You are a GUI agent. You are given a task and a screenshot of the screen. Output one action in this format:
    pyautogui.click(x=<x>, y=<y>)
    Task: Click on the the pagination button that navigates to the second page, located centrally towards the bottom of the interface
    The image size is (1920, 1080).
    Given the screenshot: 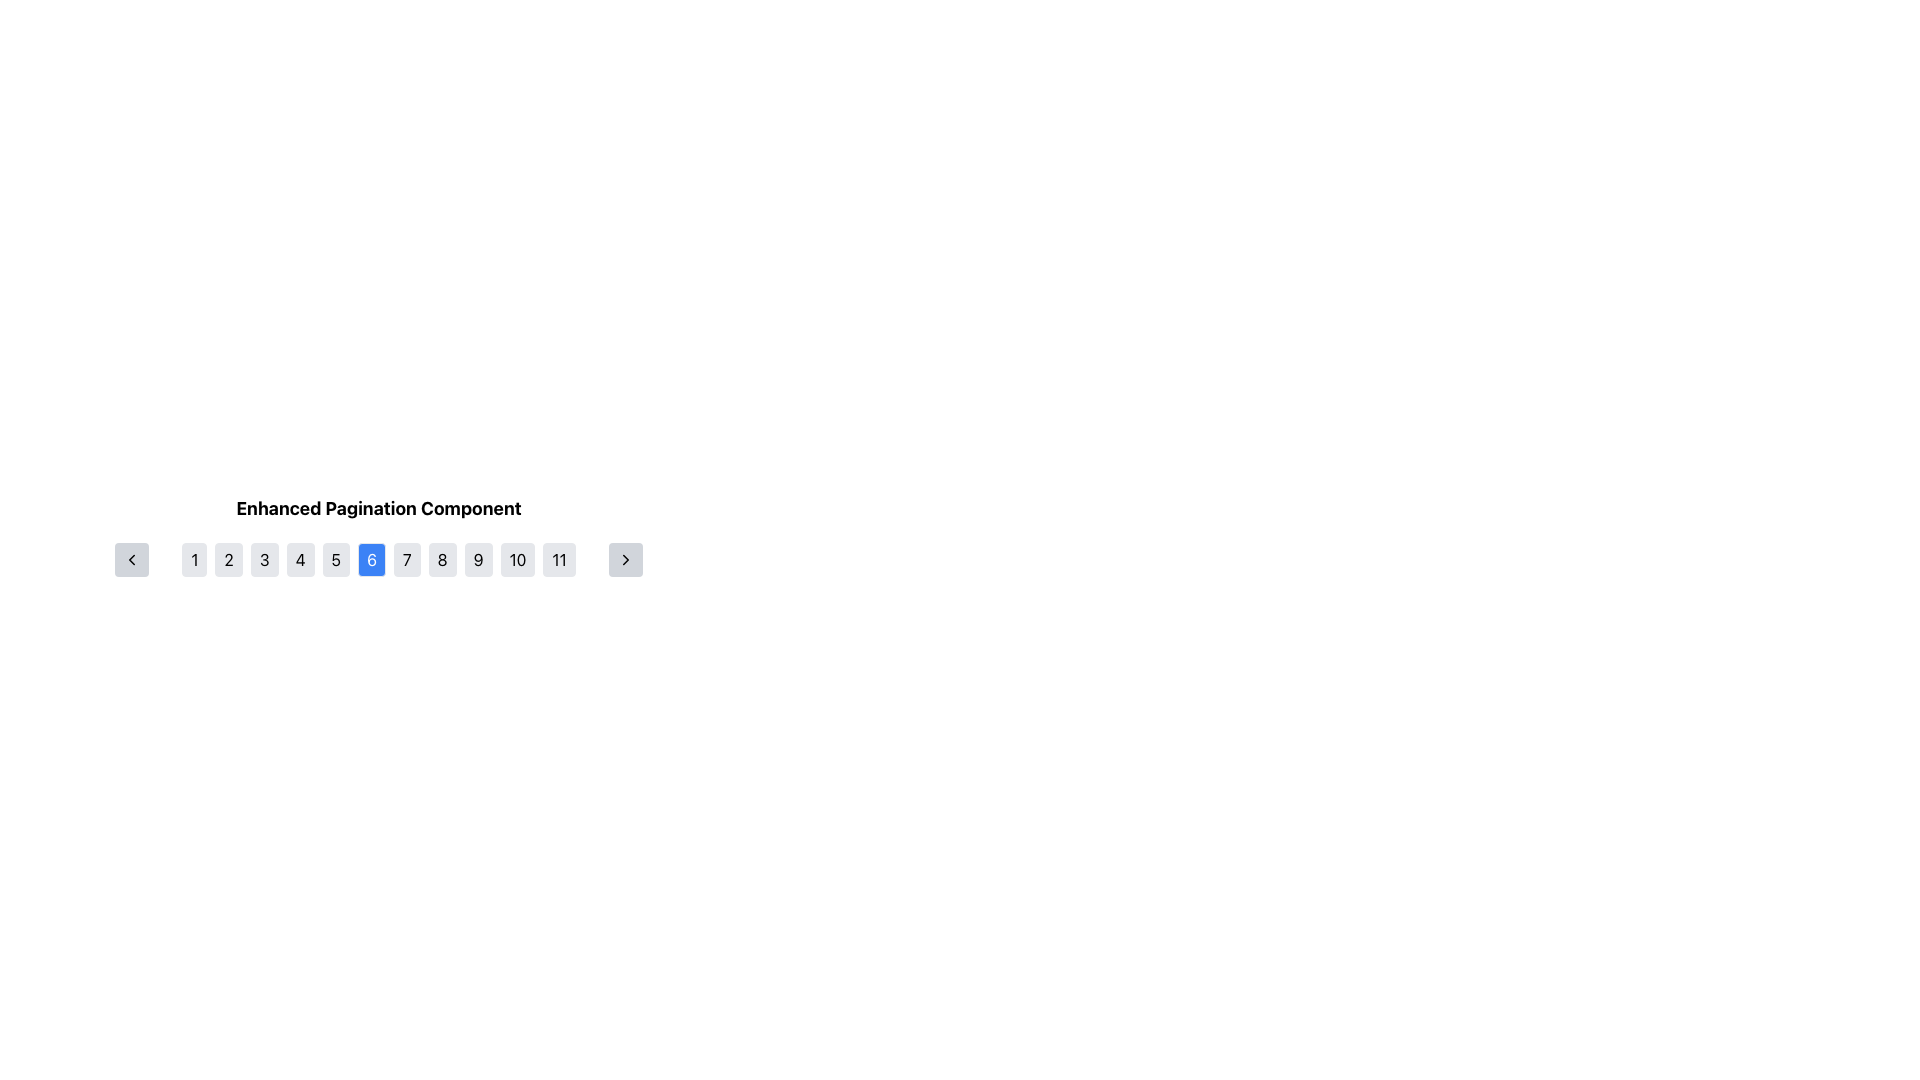 What is the action you would take?
    pyautogui.click(x=229, y=559)
    